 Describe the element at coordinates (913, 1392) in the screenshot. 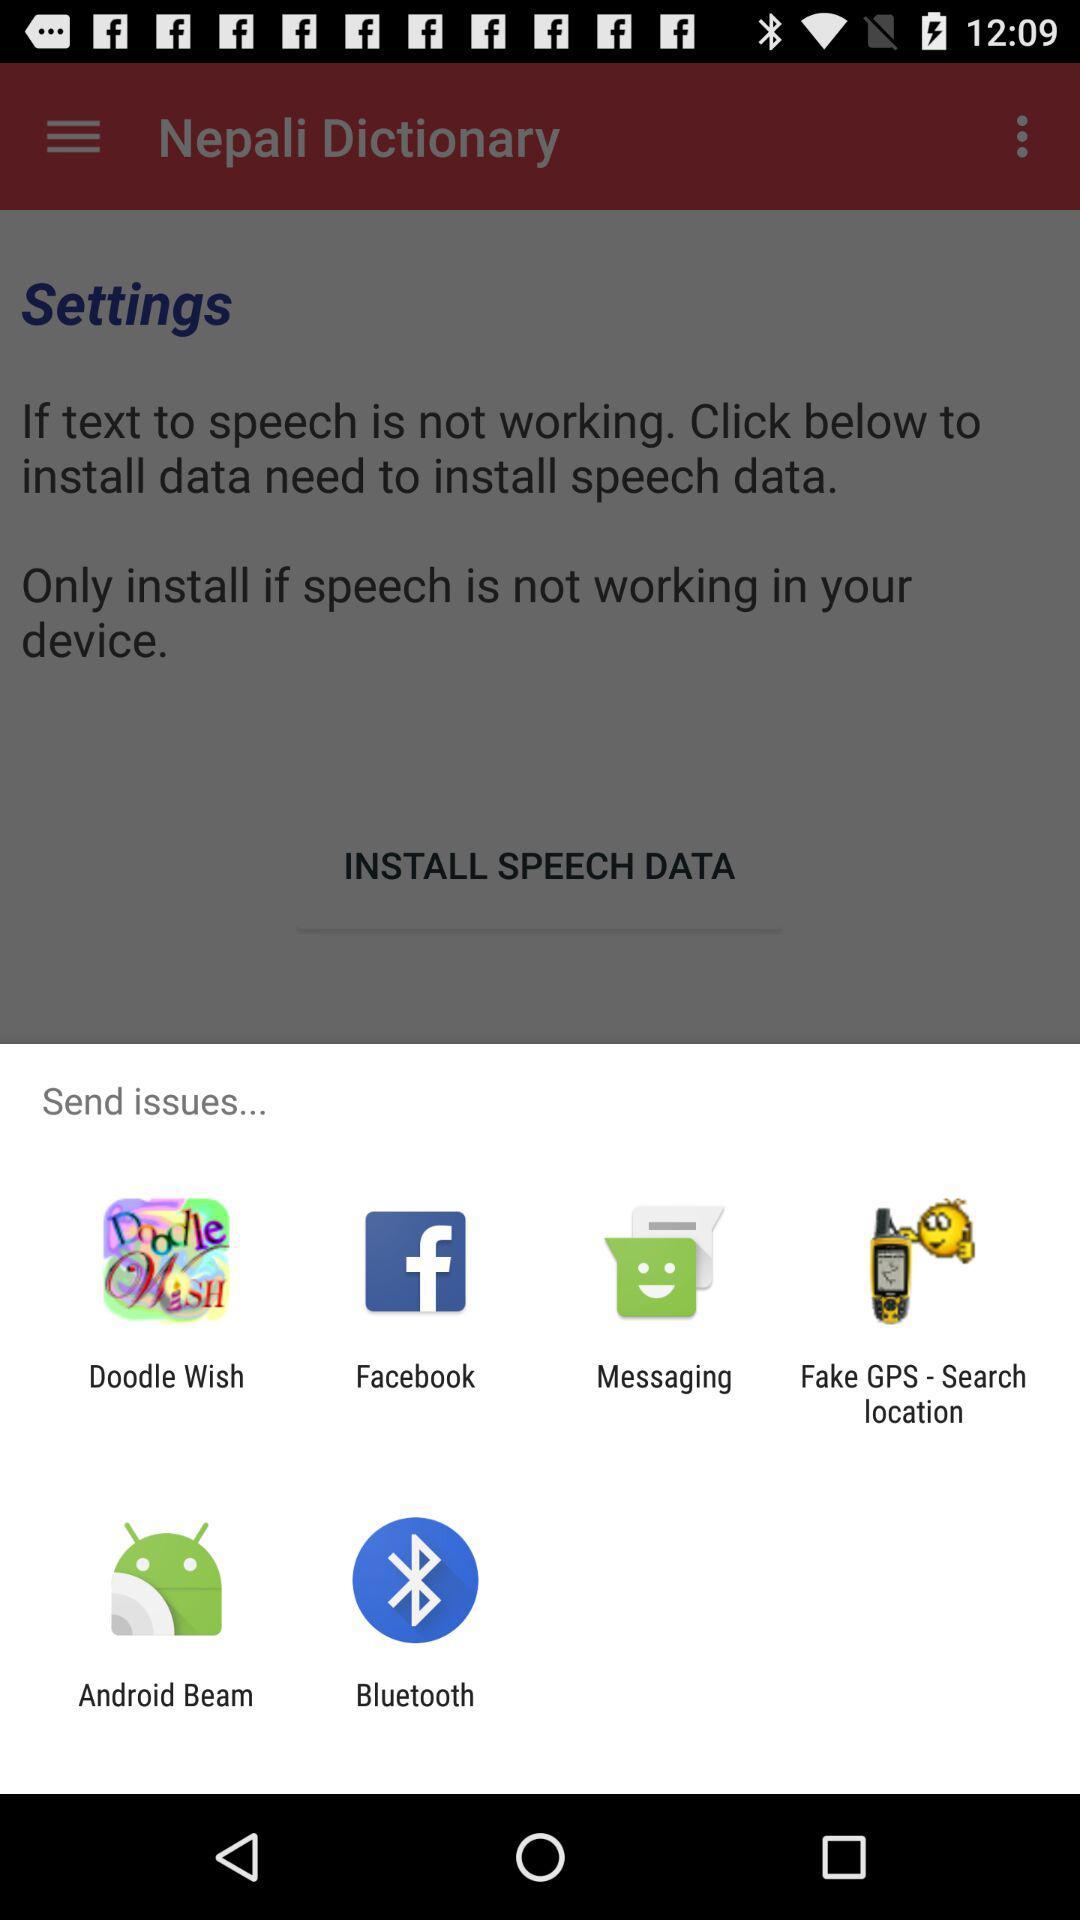

I see `the icon next to the messaging icon` at that location.